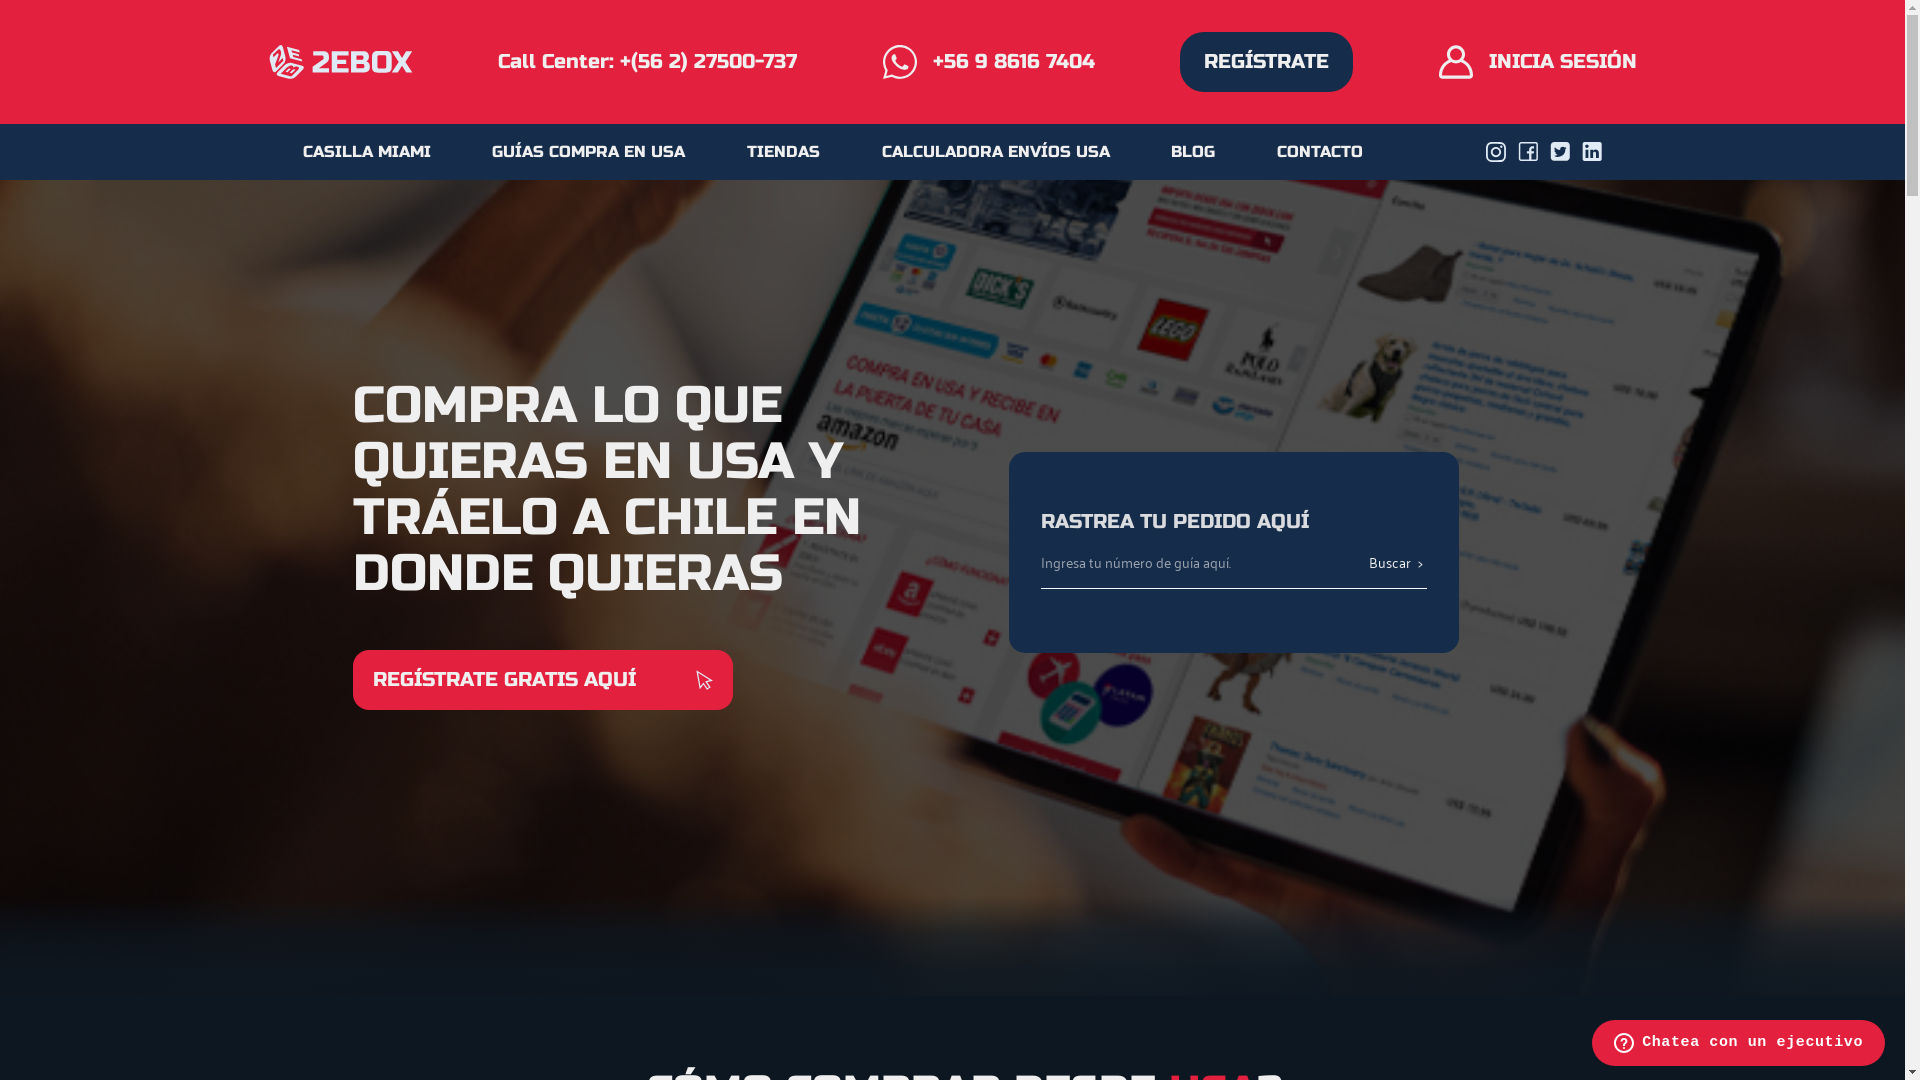 The image size is (1920, 1080). What do you see at coordinates (1486, 150) in the screenshot?
I see `'instagram'` at bounding box center [1486, 150].